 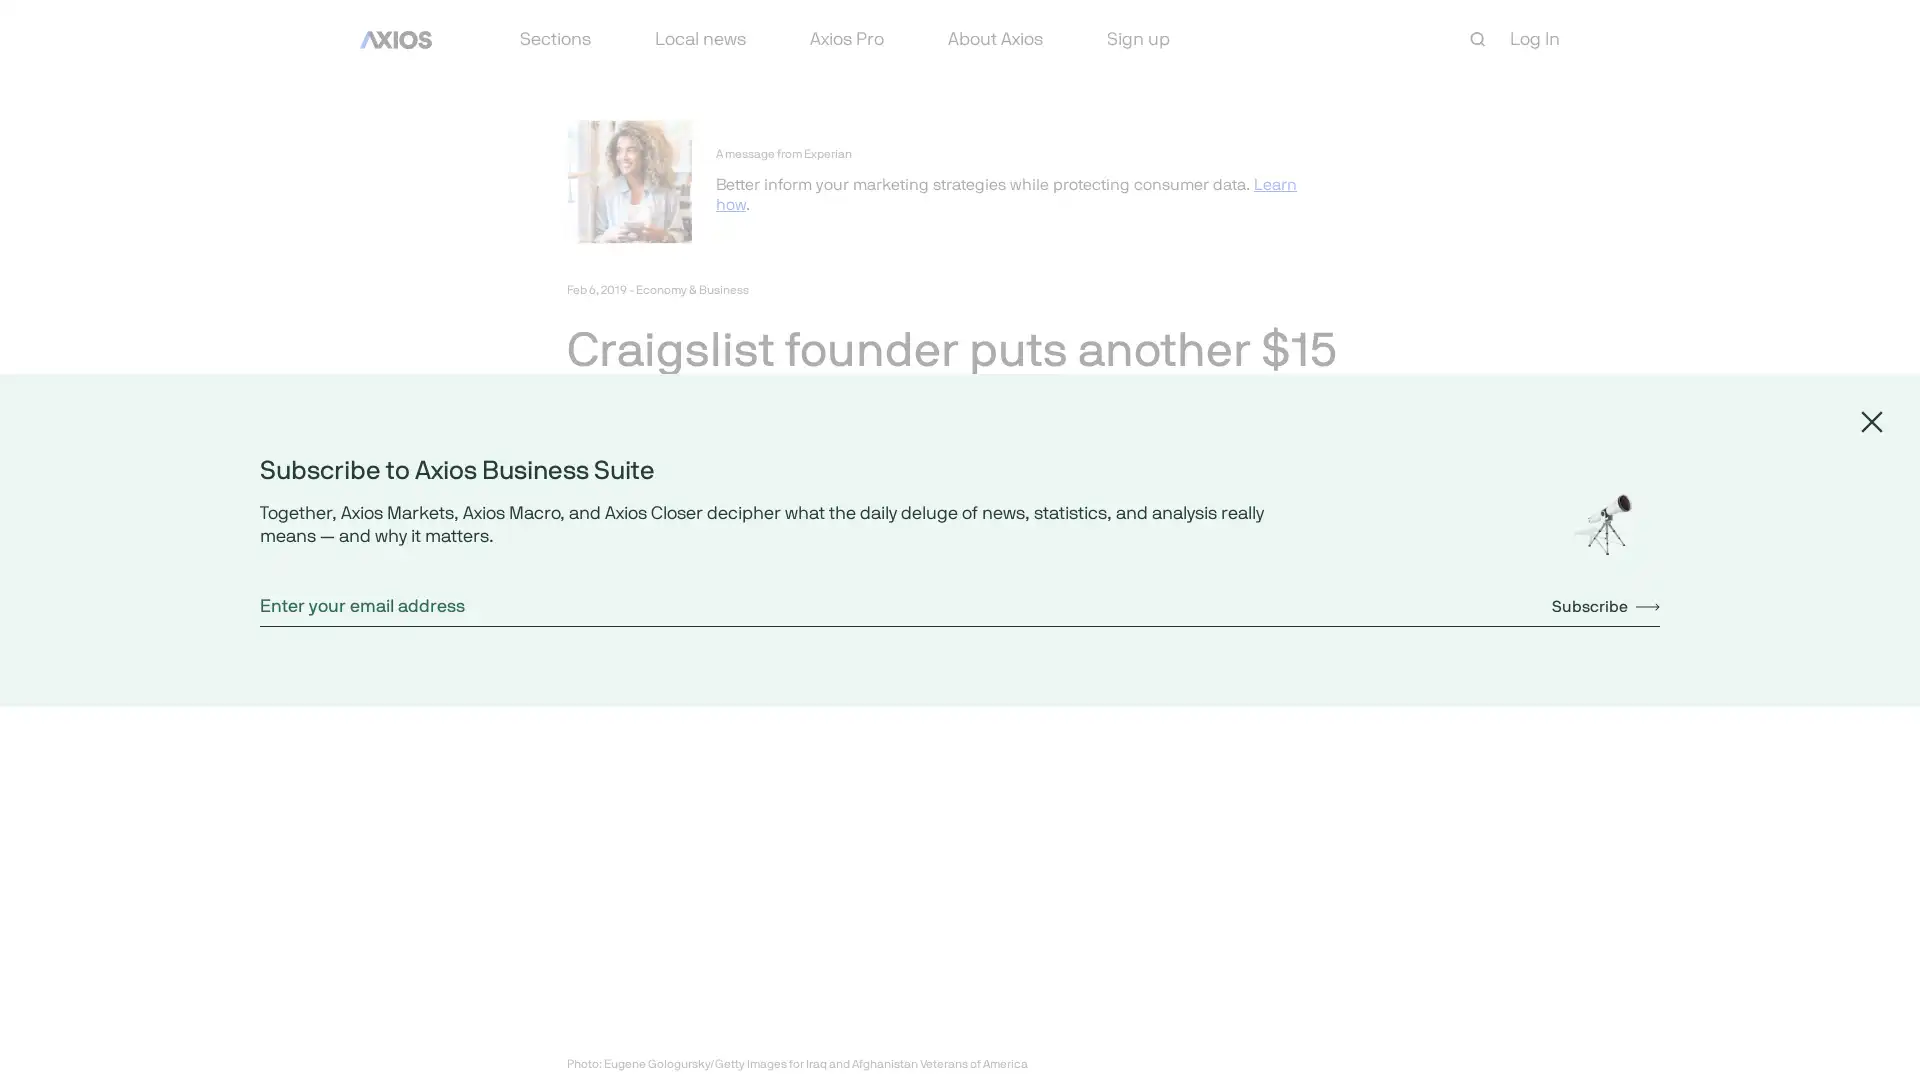 I want to click on email, so click(x=724, y=543).